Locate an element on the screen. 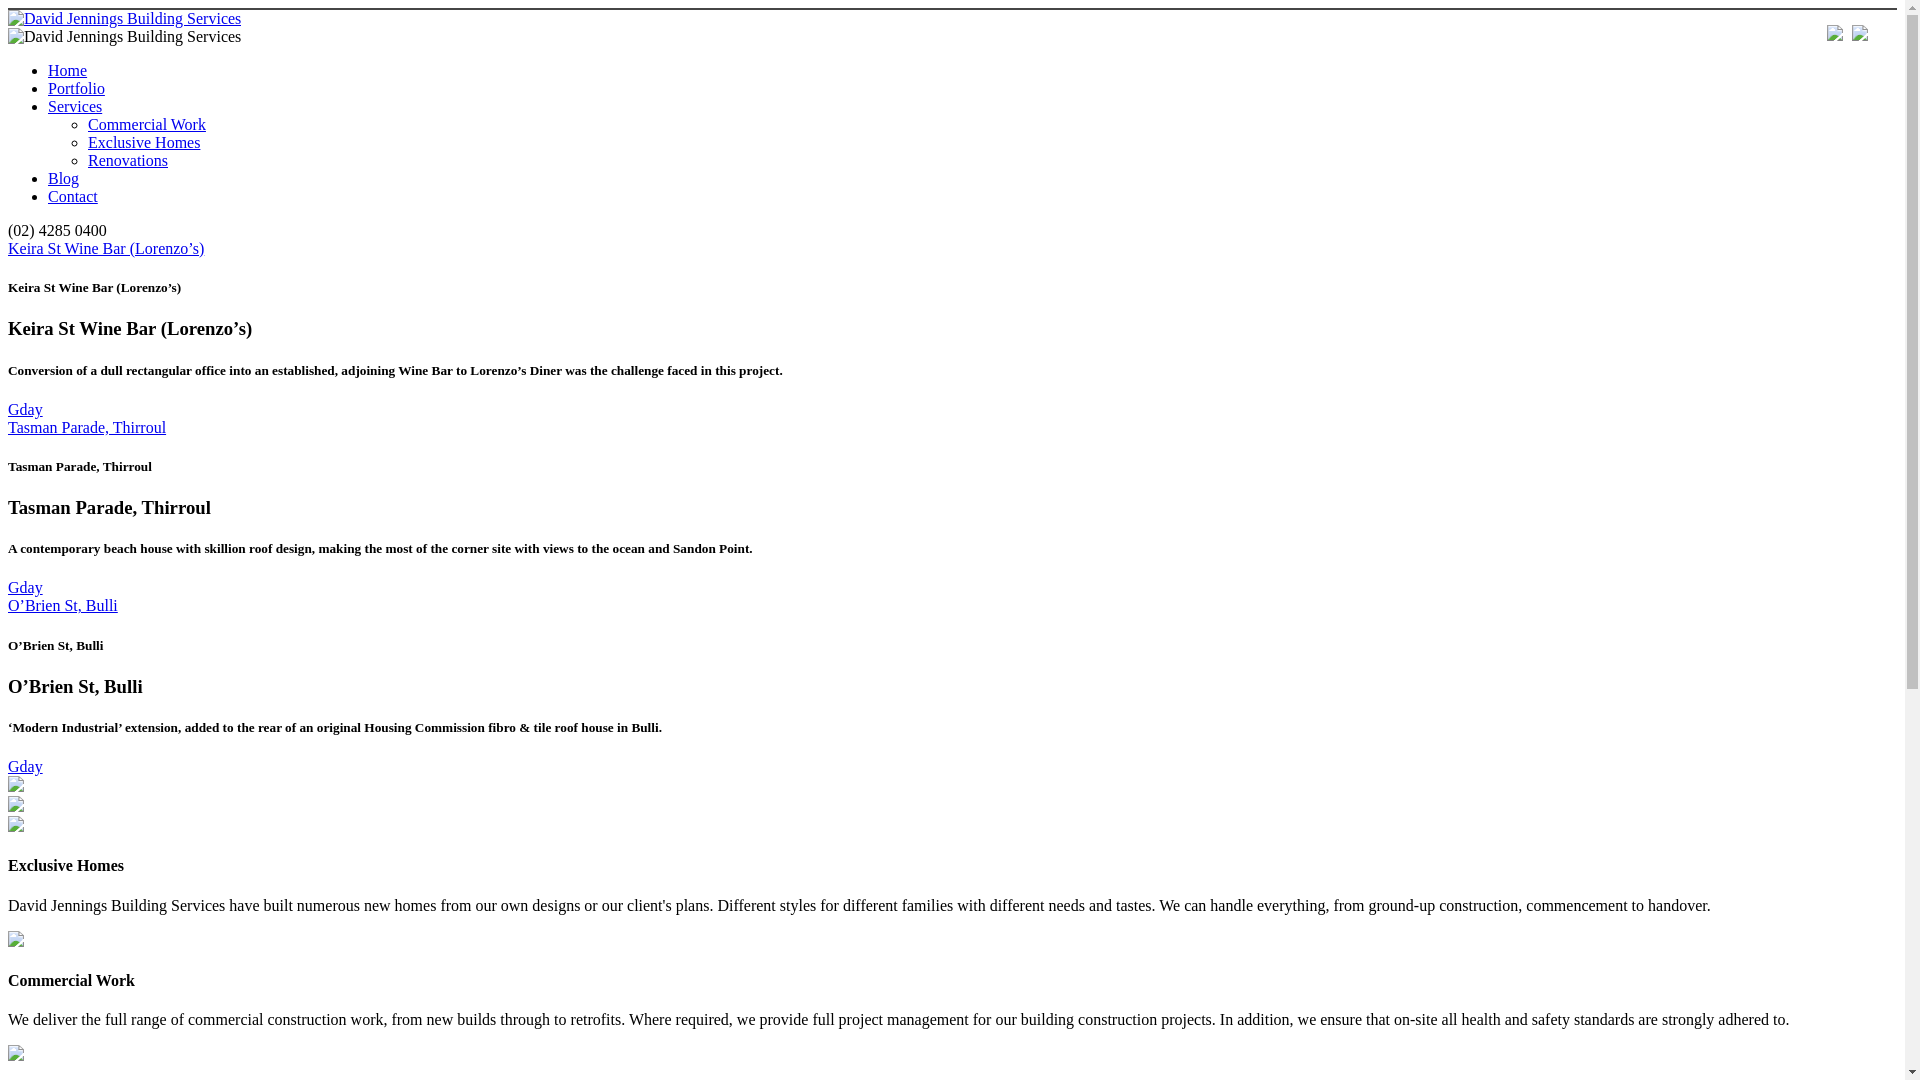 The image size is (1920, 1080). 'Exclusive Homes' is located at coordinates (143, 141).